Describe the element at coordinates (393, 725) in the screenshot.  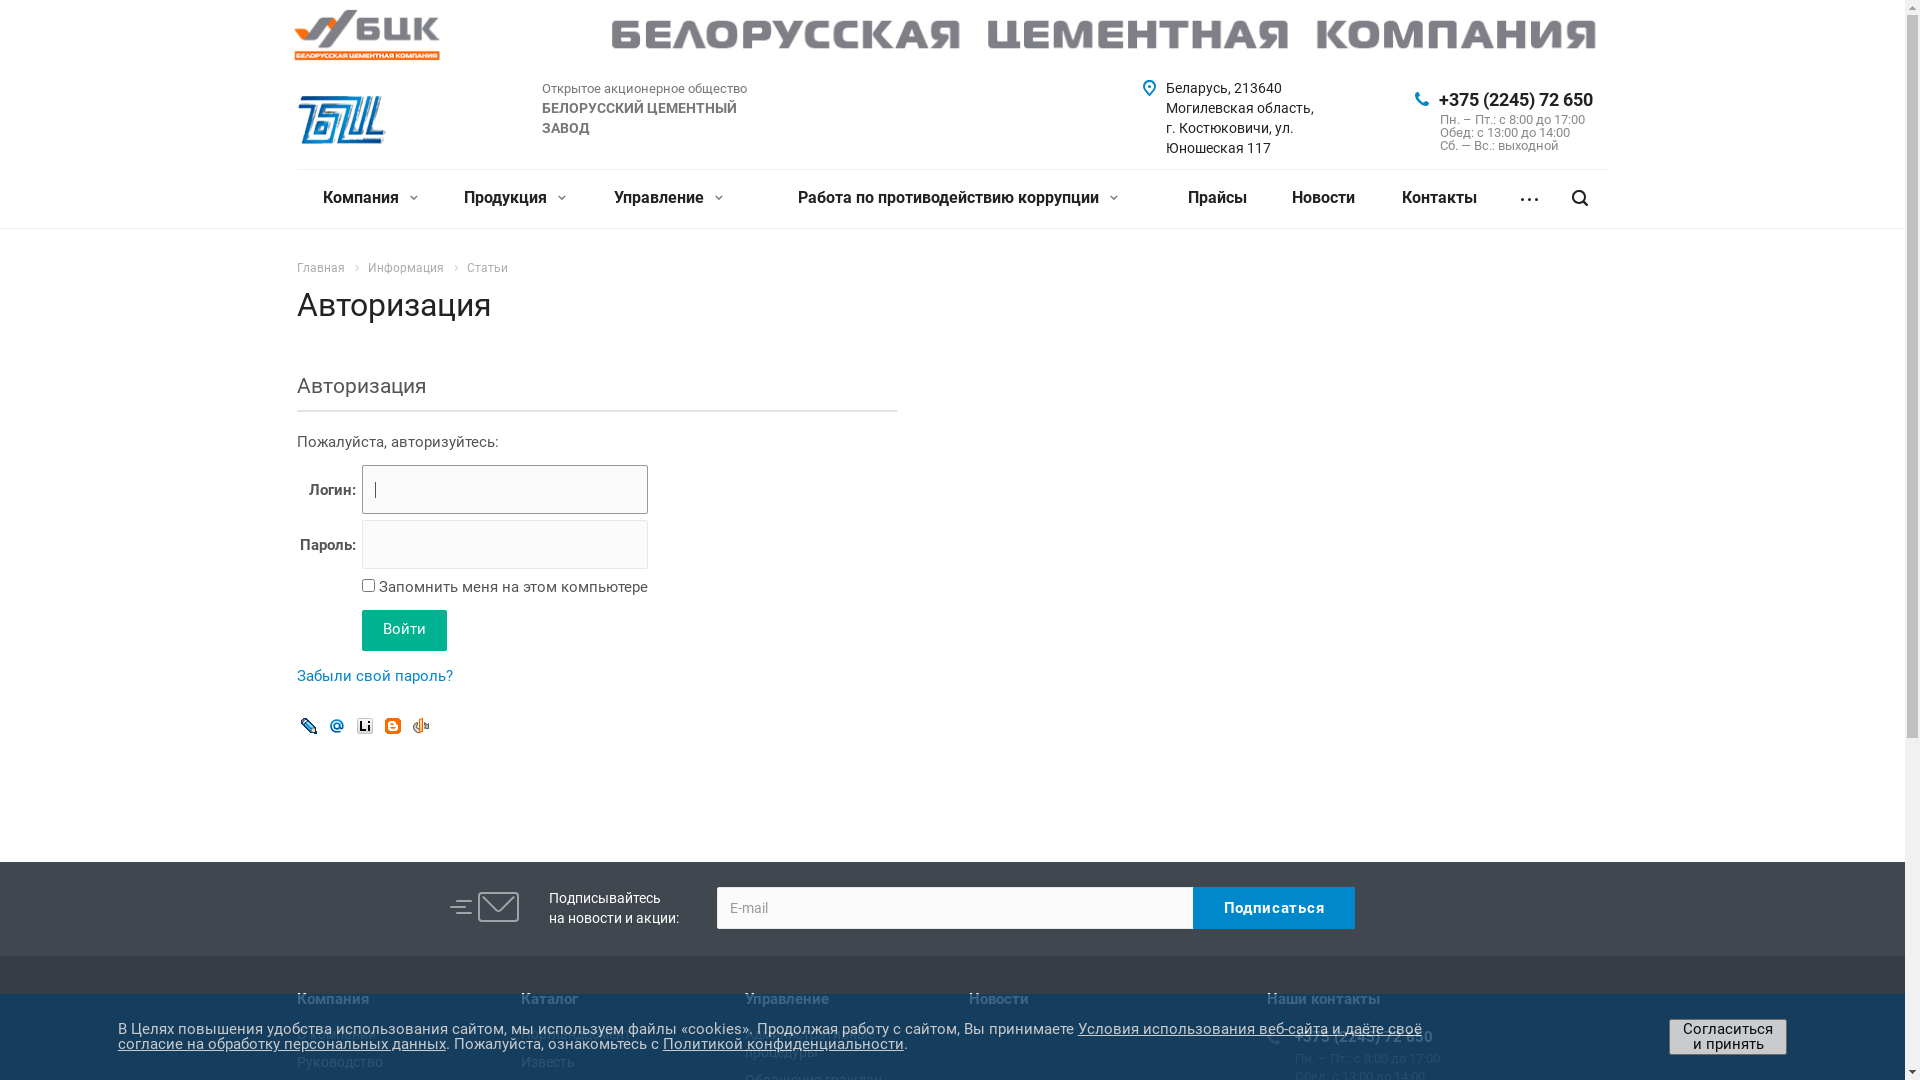
I see `'Blogger'` at that location.